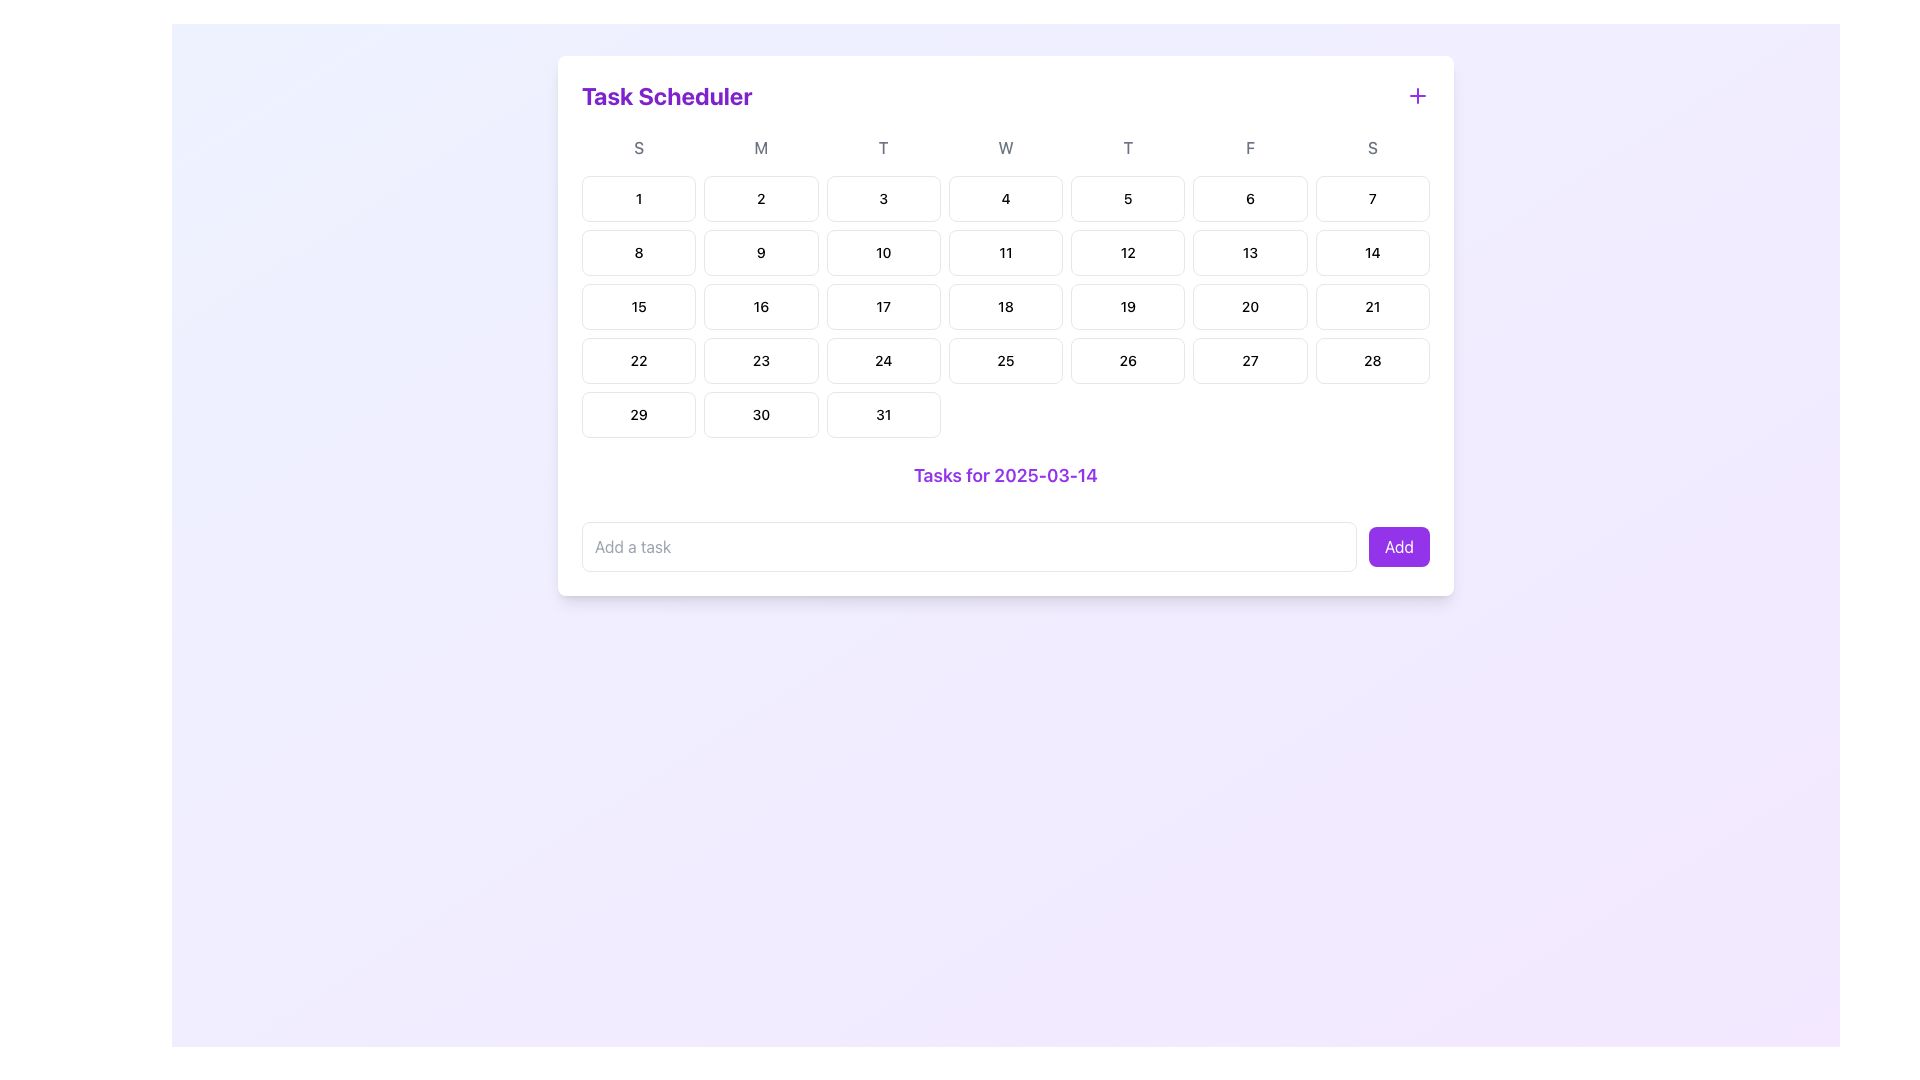 This screenshot has width=1920, height=1080. What do you see at coordinates (760, 199) in the screenshot?
I see `the calendar button representing the date in the second position of the first row, located between '1' and '3'` at bounding box center [760, 199].